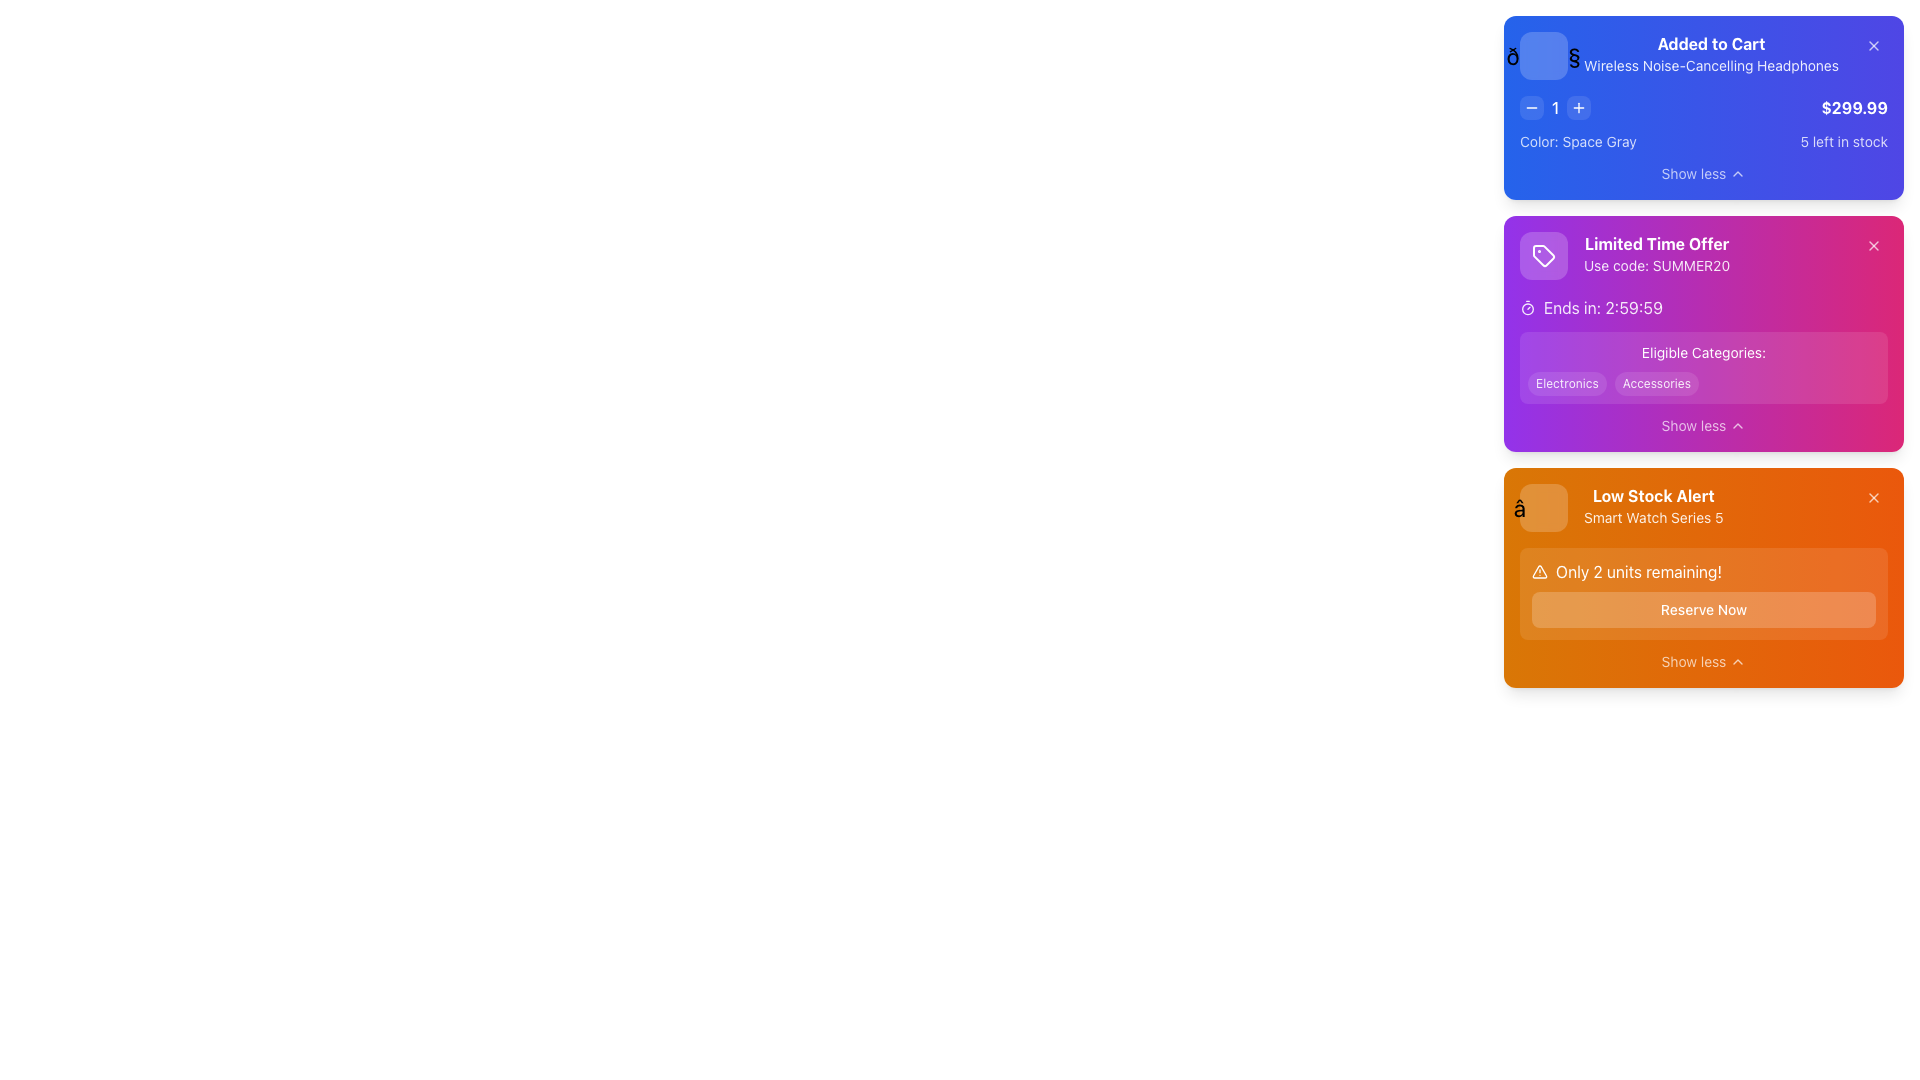 The width and height of the screenshot is (1920, 1080). I want to click on the small, circular close button ('X') with a white outline, located on the far-right edge of the 'Limited Time Offer' card in the title section, so click(1872, 245).